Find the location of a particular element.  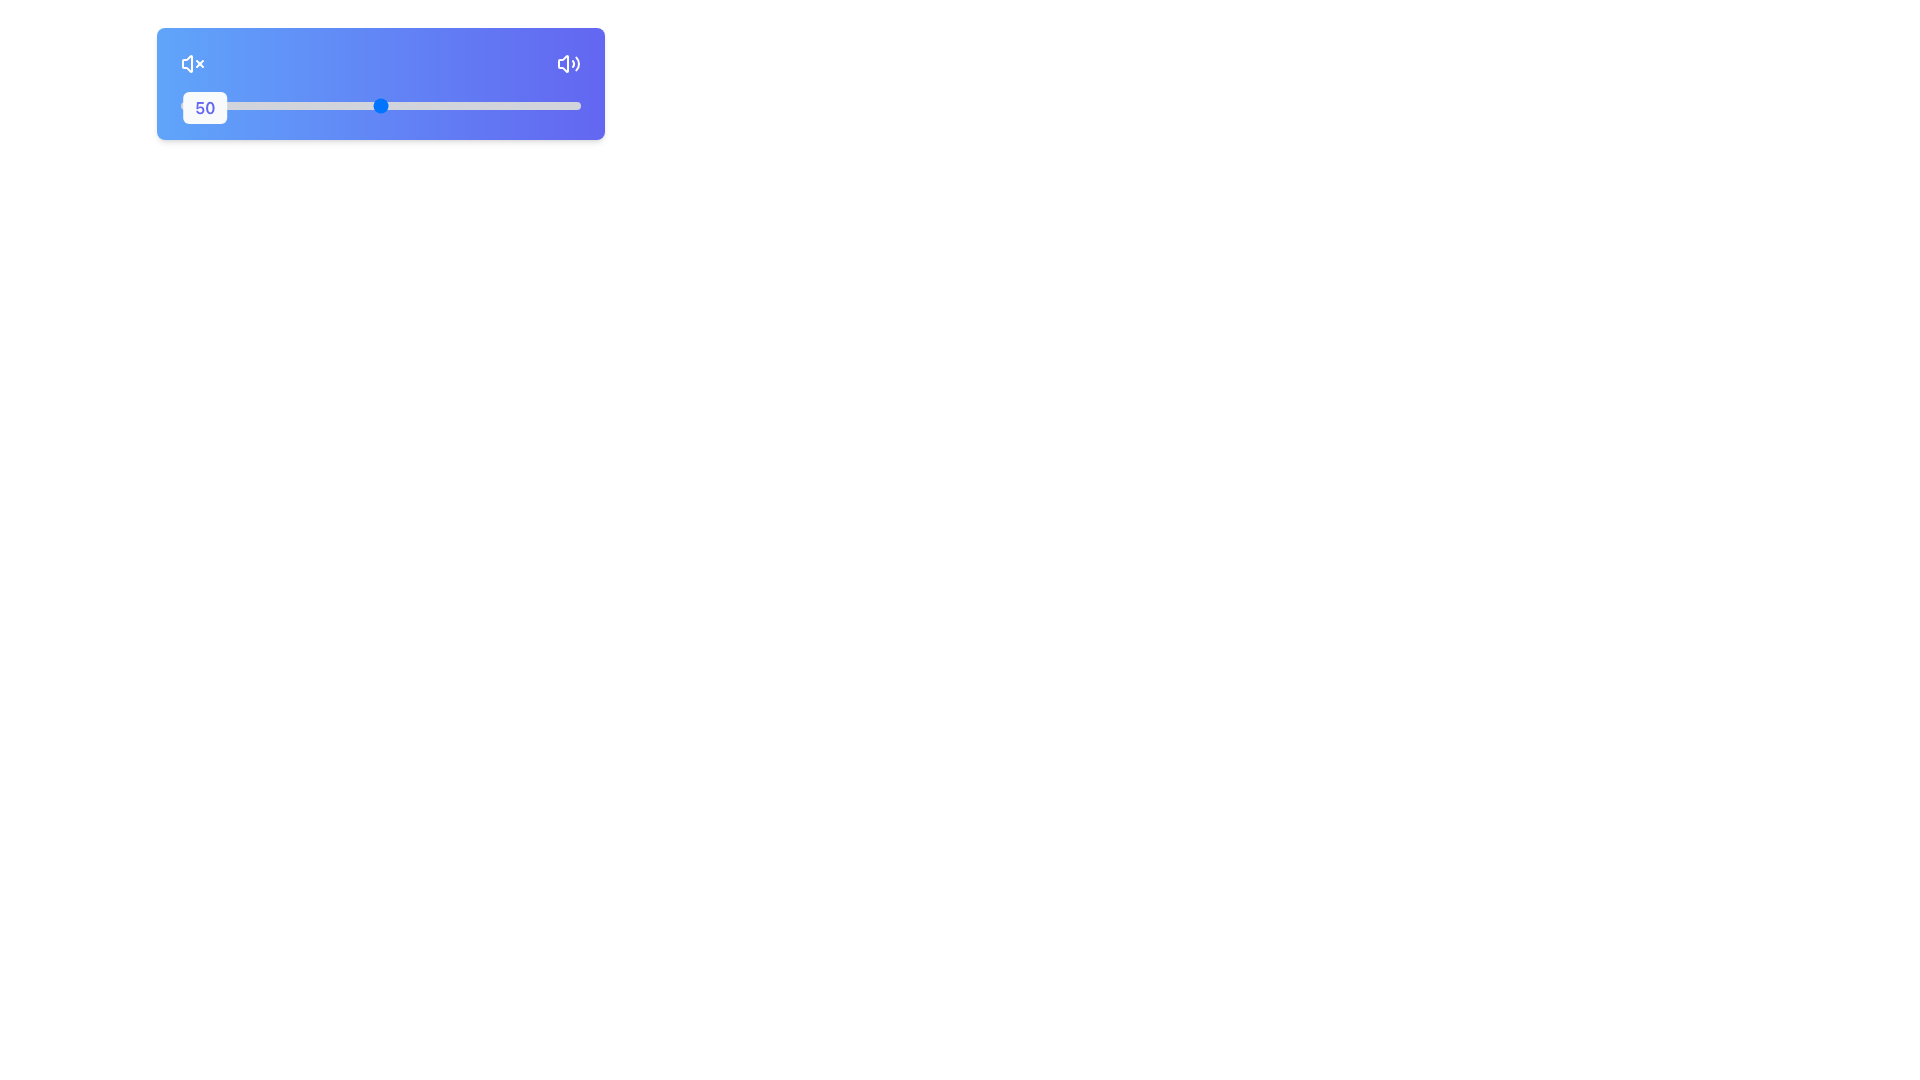

the slider is located at coordinates (537, 105).